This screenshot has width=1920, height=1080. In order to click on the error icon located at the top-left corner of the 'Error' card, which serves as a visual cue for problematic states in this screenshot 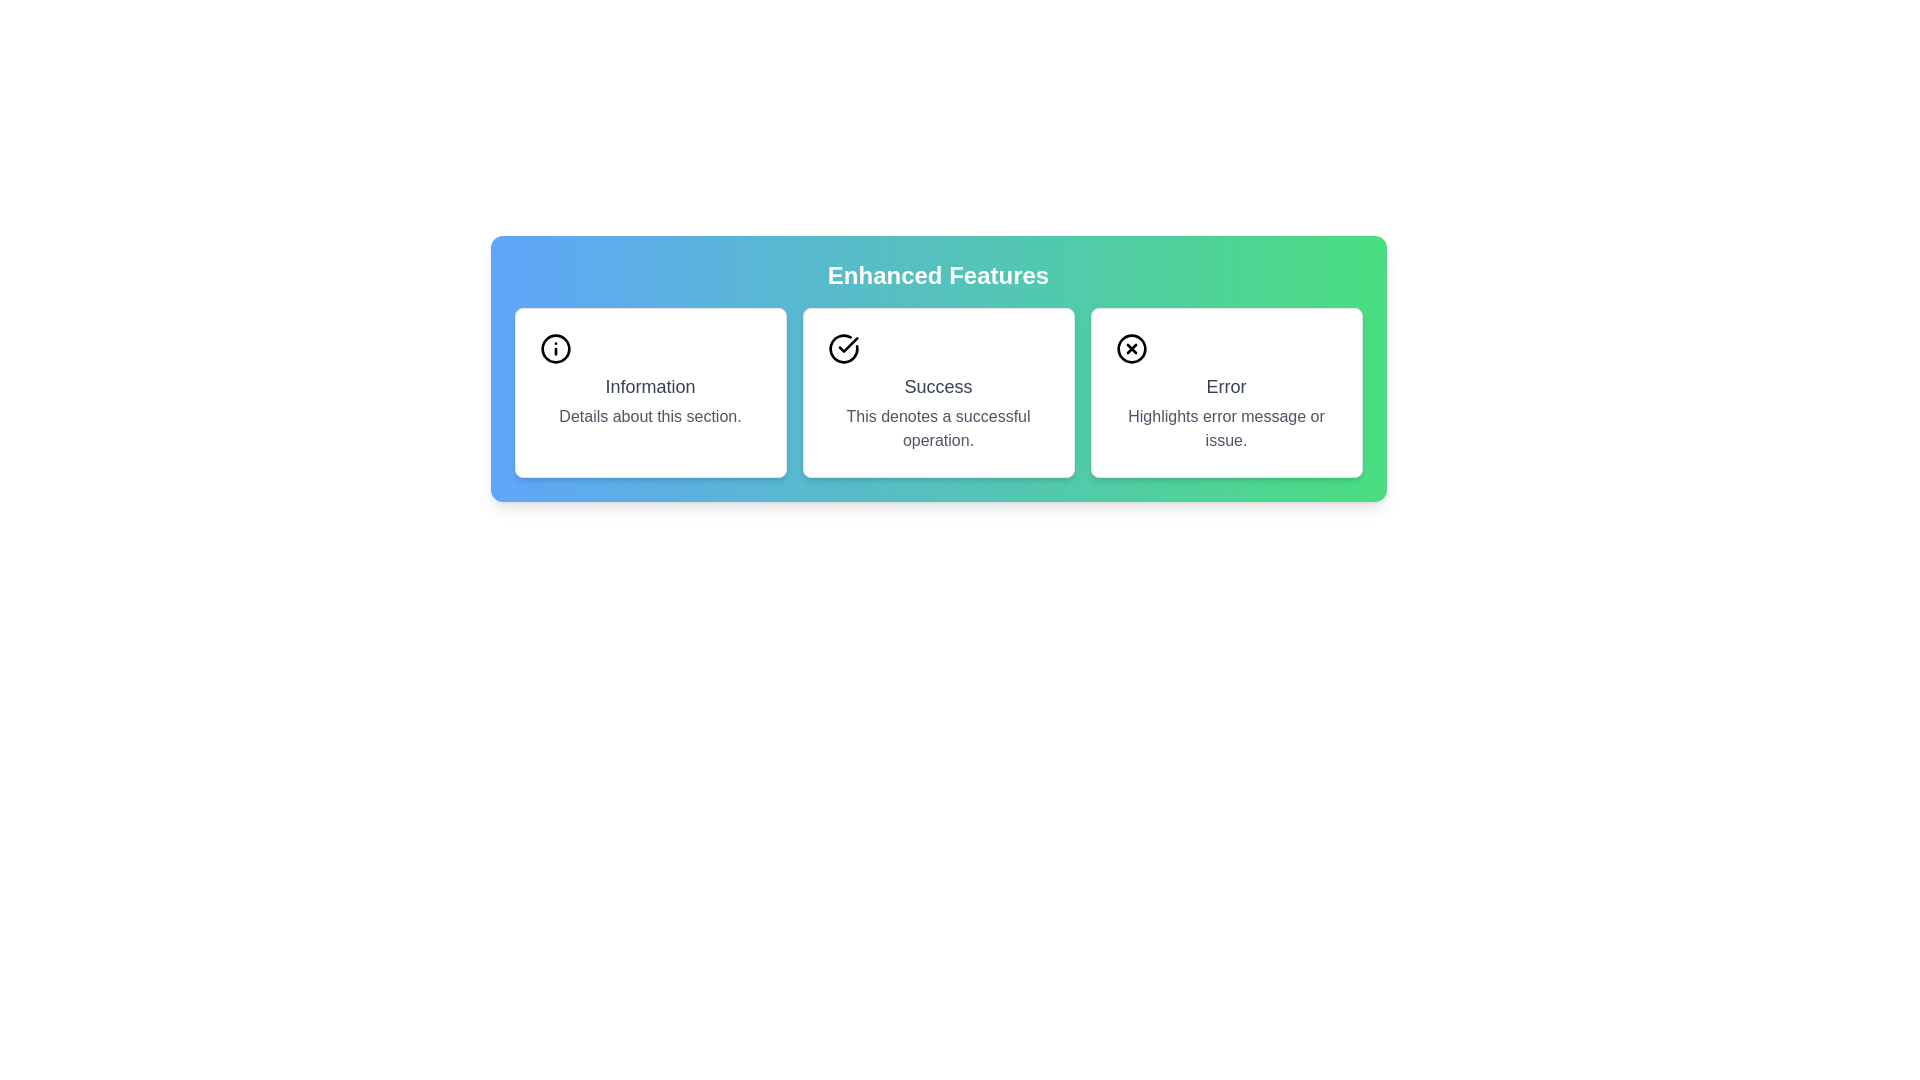, I will do `click(1131, 347)`.